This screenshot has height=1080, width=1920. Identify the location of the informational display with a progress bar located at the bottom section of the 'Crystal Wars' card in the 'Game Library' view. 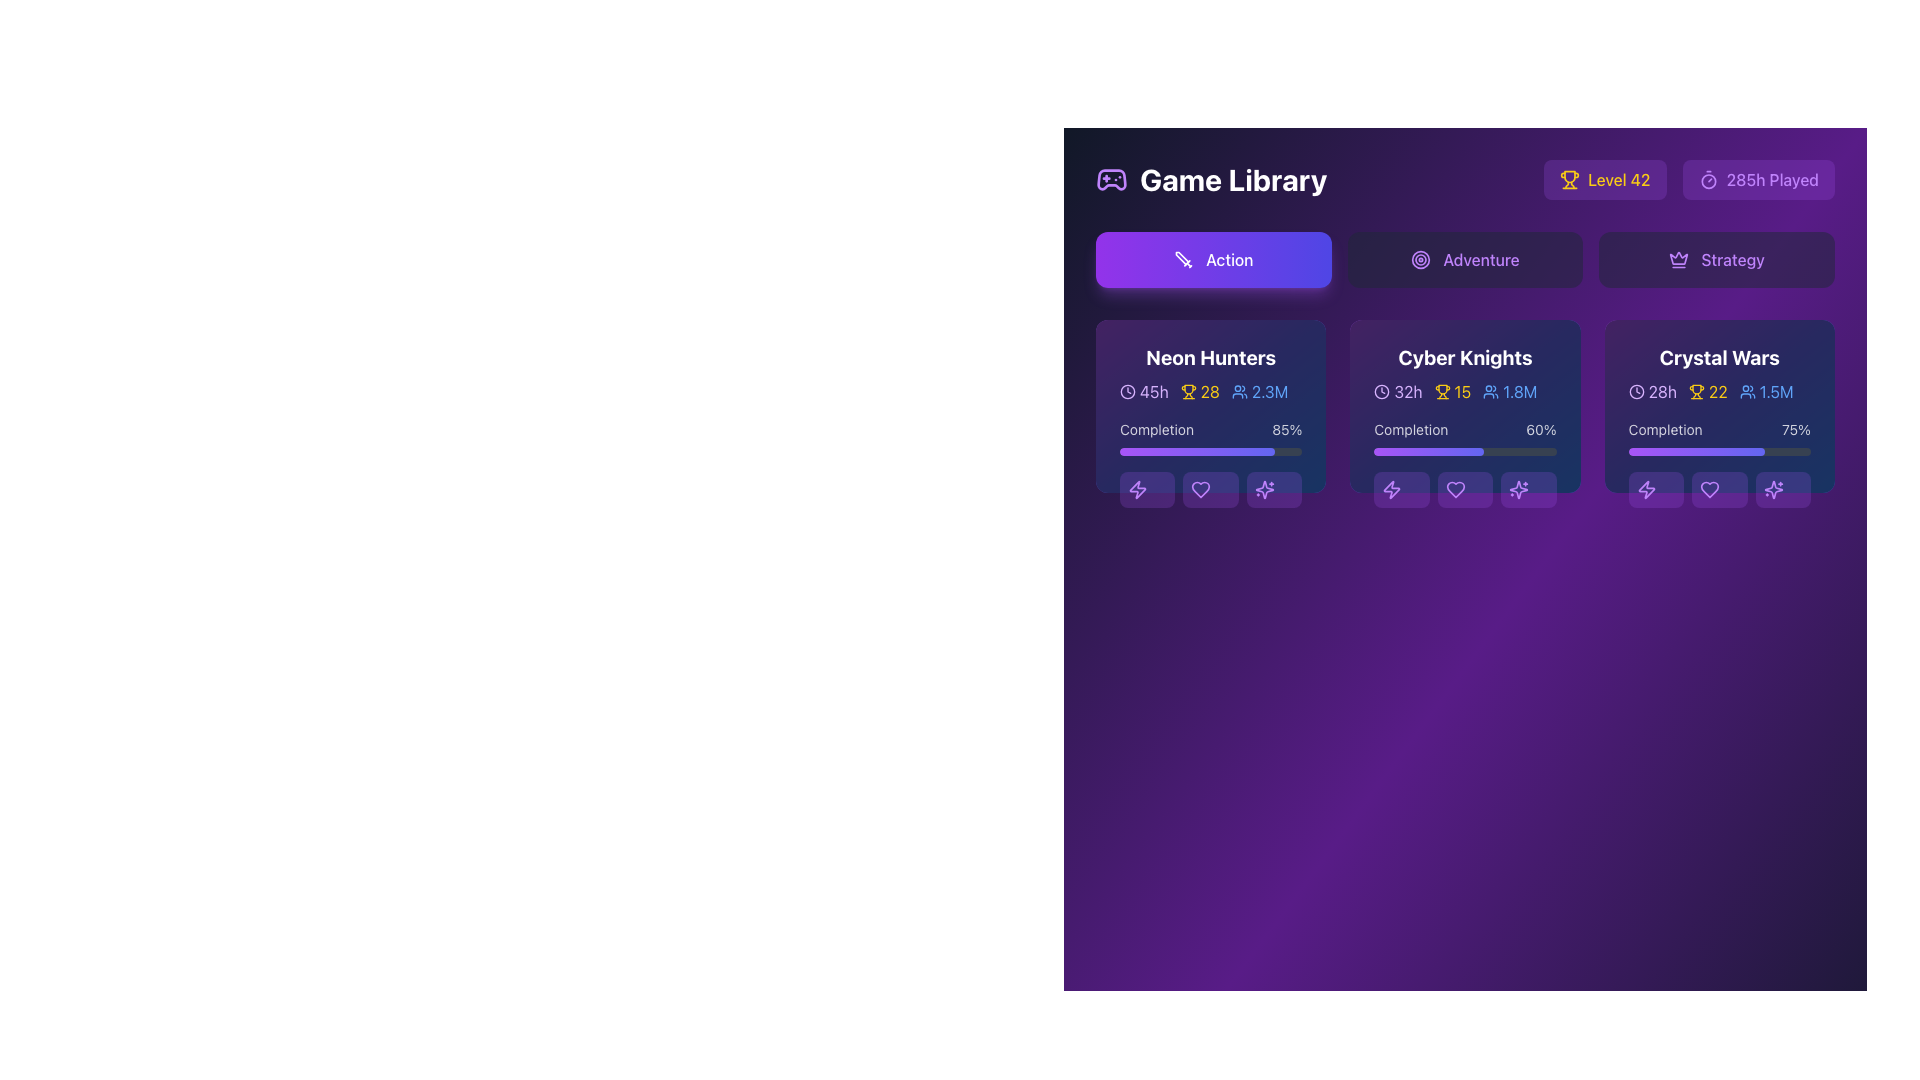
(1718, 463).